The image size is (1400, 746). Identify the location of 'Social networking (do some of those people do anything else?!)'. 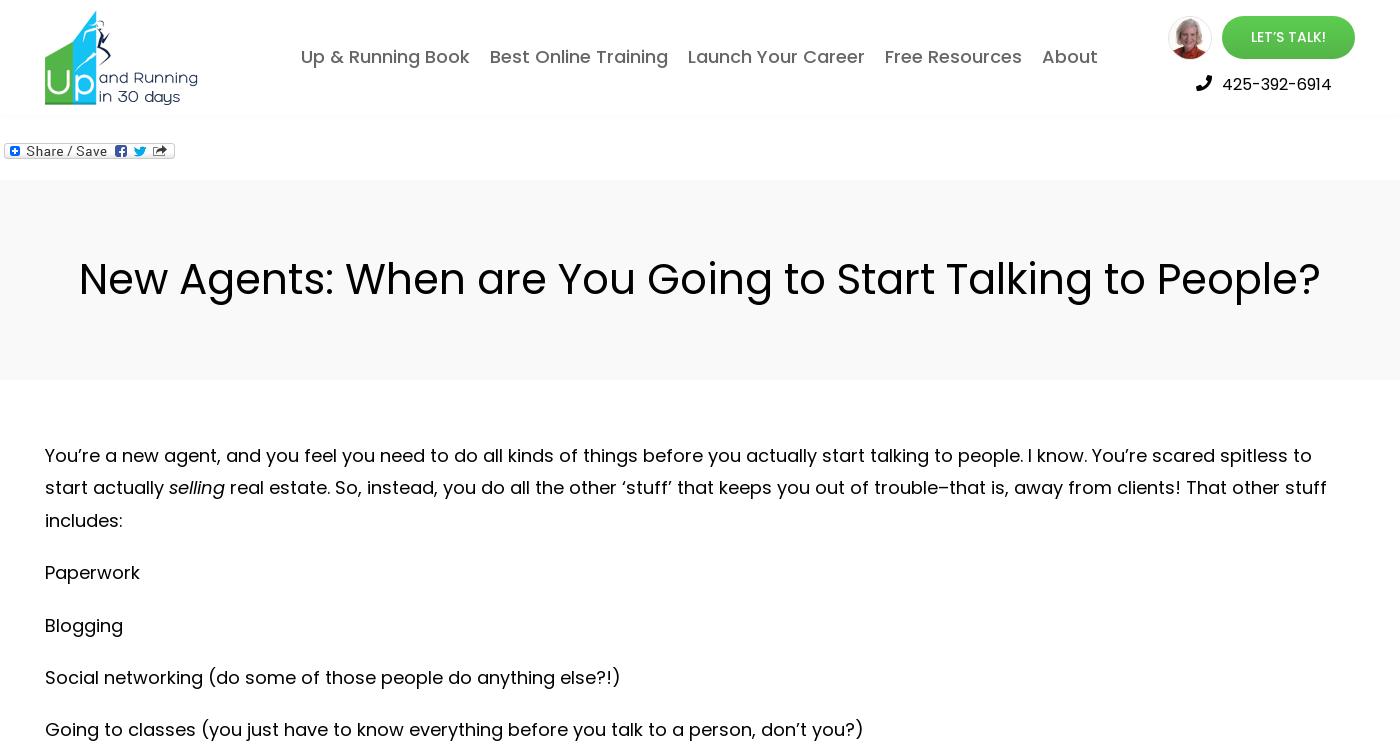
(331, 677).